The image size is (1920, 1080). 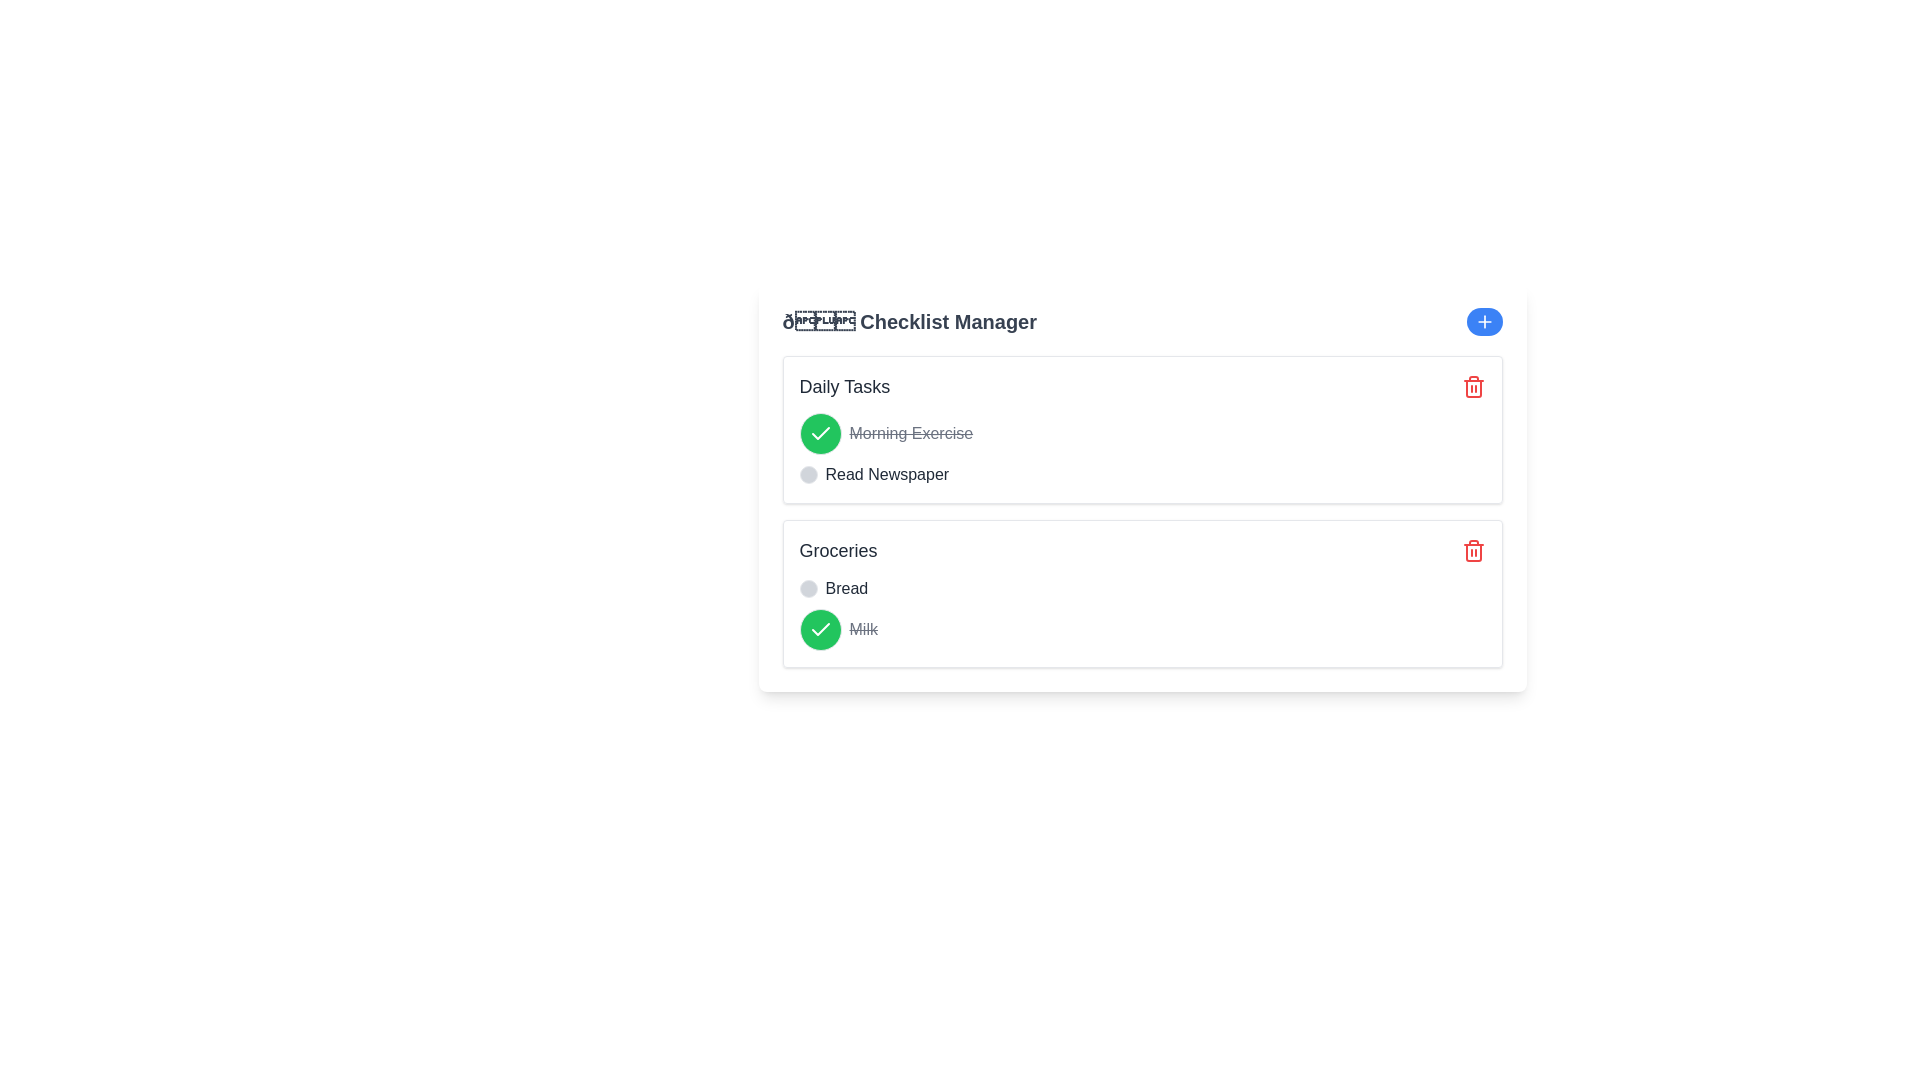 What do you see at coordinates (1473, 386) in the screenshot?
I see `the delete button located at the far right of the 'Daily Tasks' section to trigger hover effects` at bounding box center [1473, 386].